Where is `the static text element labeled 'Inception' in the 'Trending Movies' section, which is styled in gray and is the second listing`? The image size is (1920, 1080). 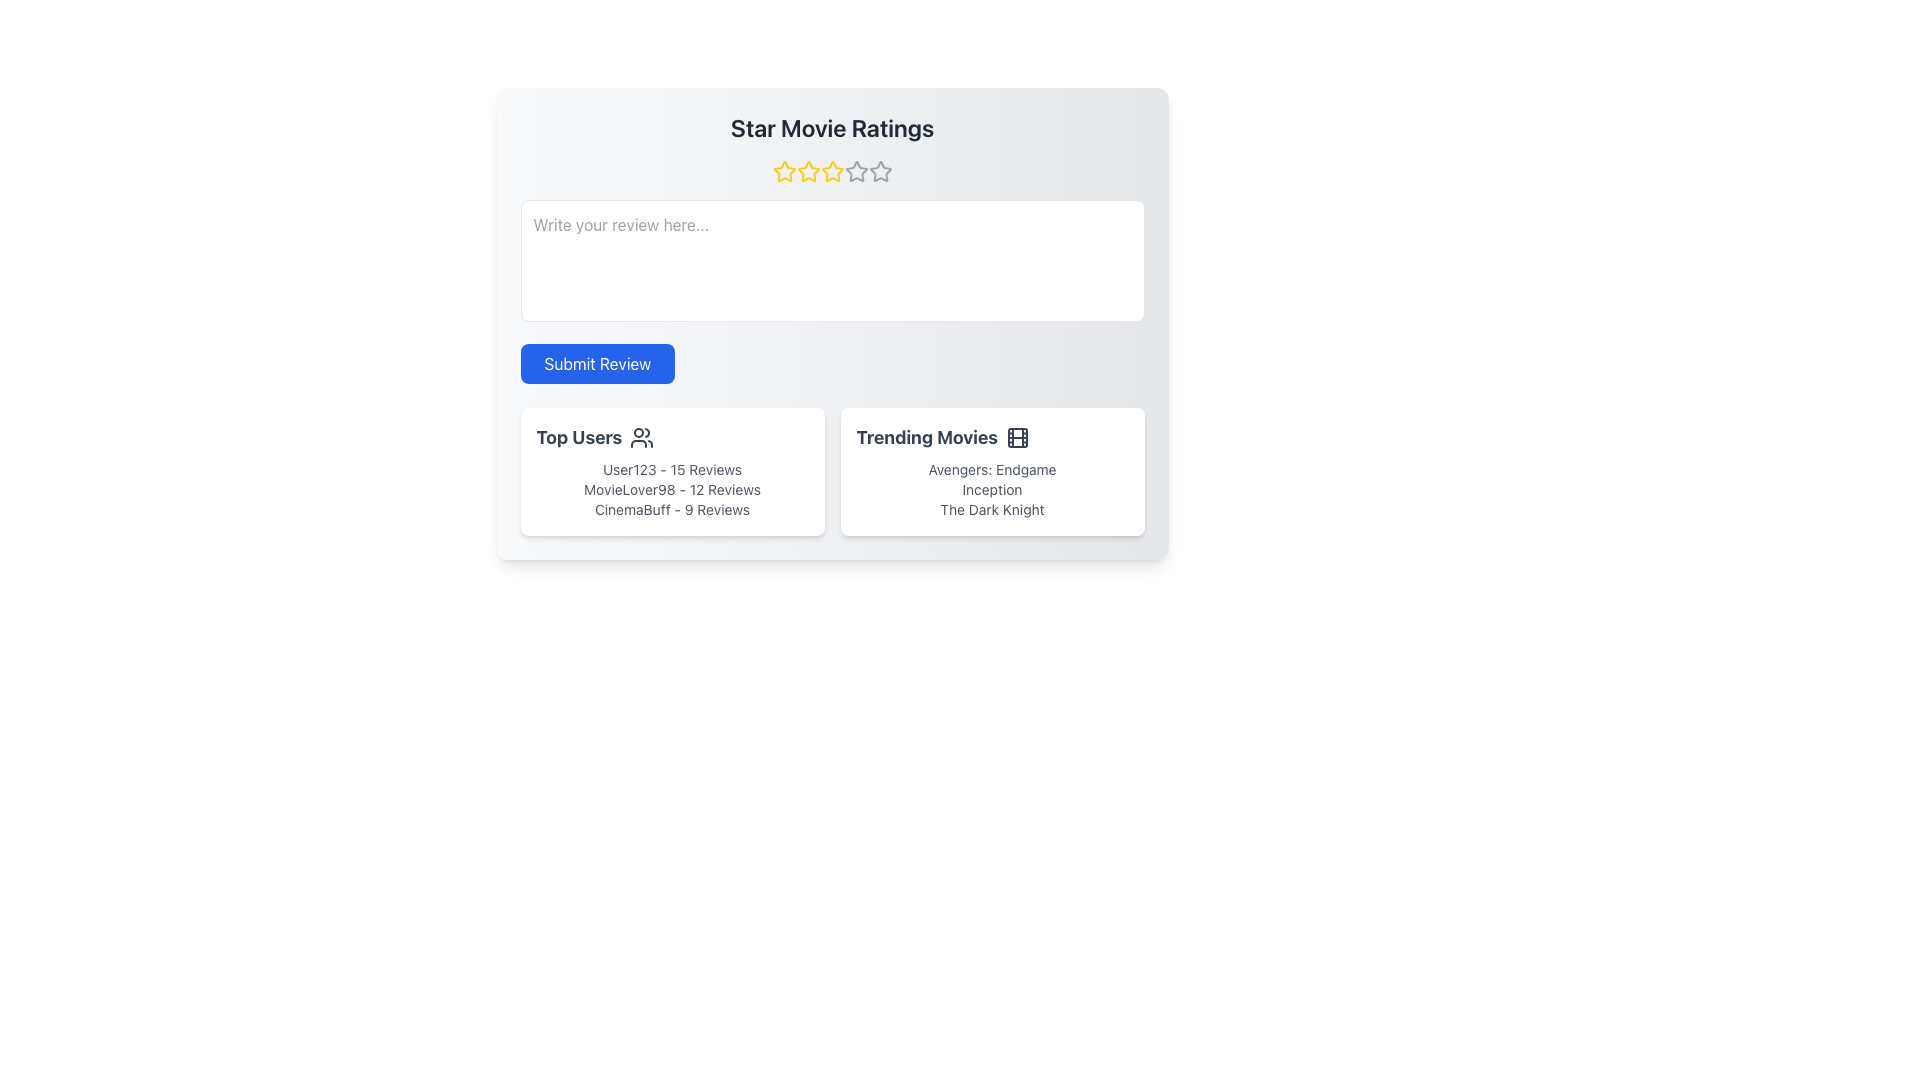
the static text element labeled 'Inception' in the 'Trending Movies' section, which is styled in gray and is the second listing is located at coordinates (992, 489).